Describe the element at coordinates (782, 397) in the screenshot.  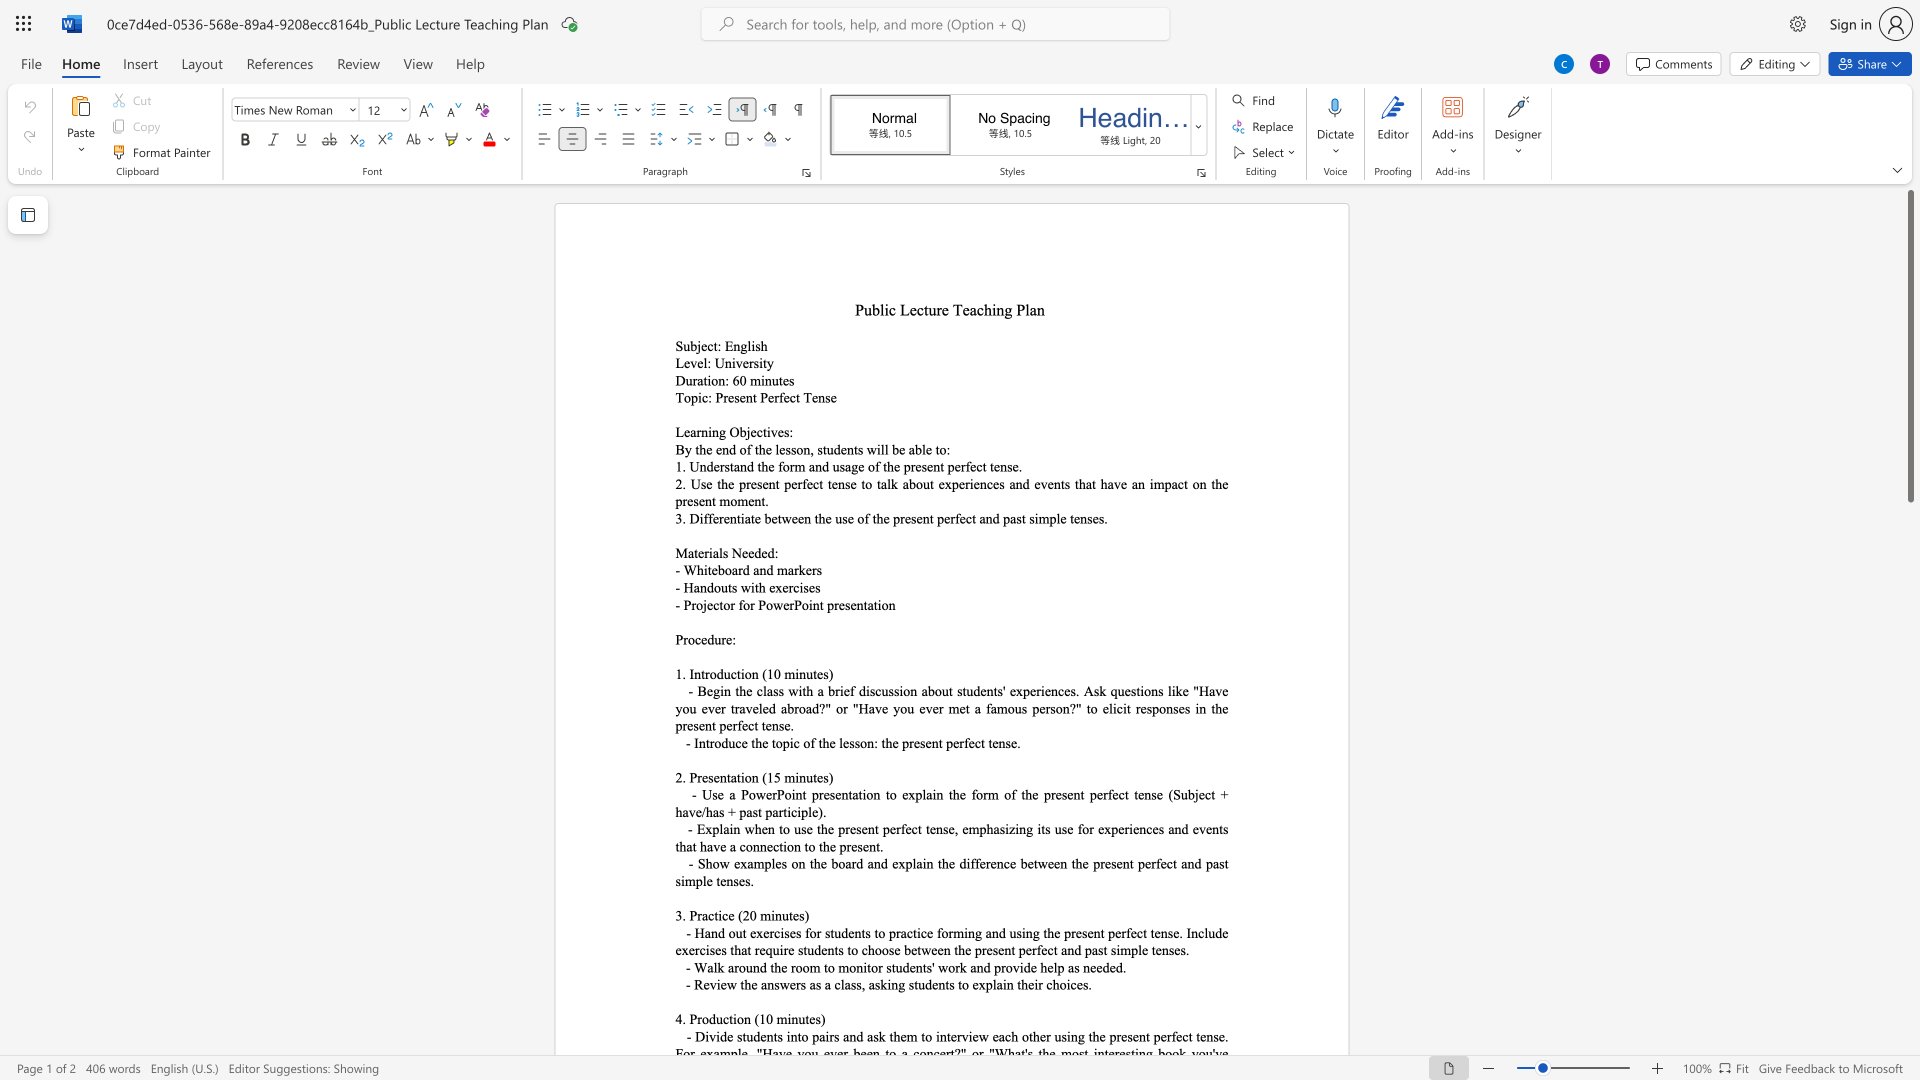
I see `the space between the continuous character "f" and "e" in the text` at that location.